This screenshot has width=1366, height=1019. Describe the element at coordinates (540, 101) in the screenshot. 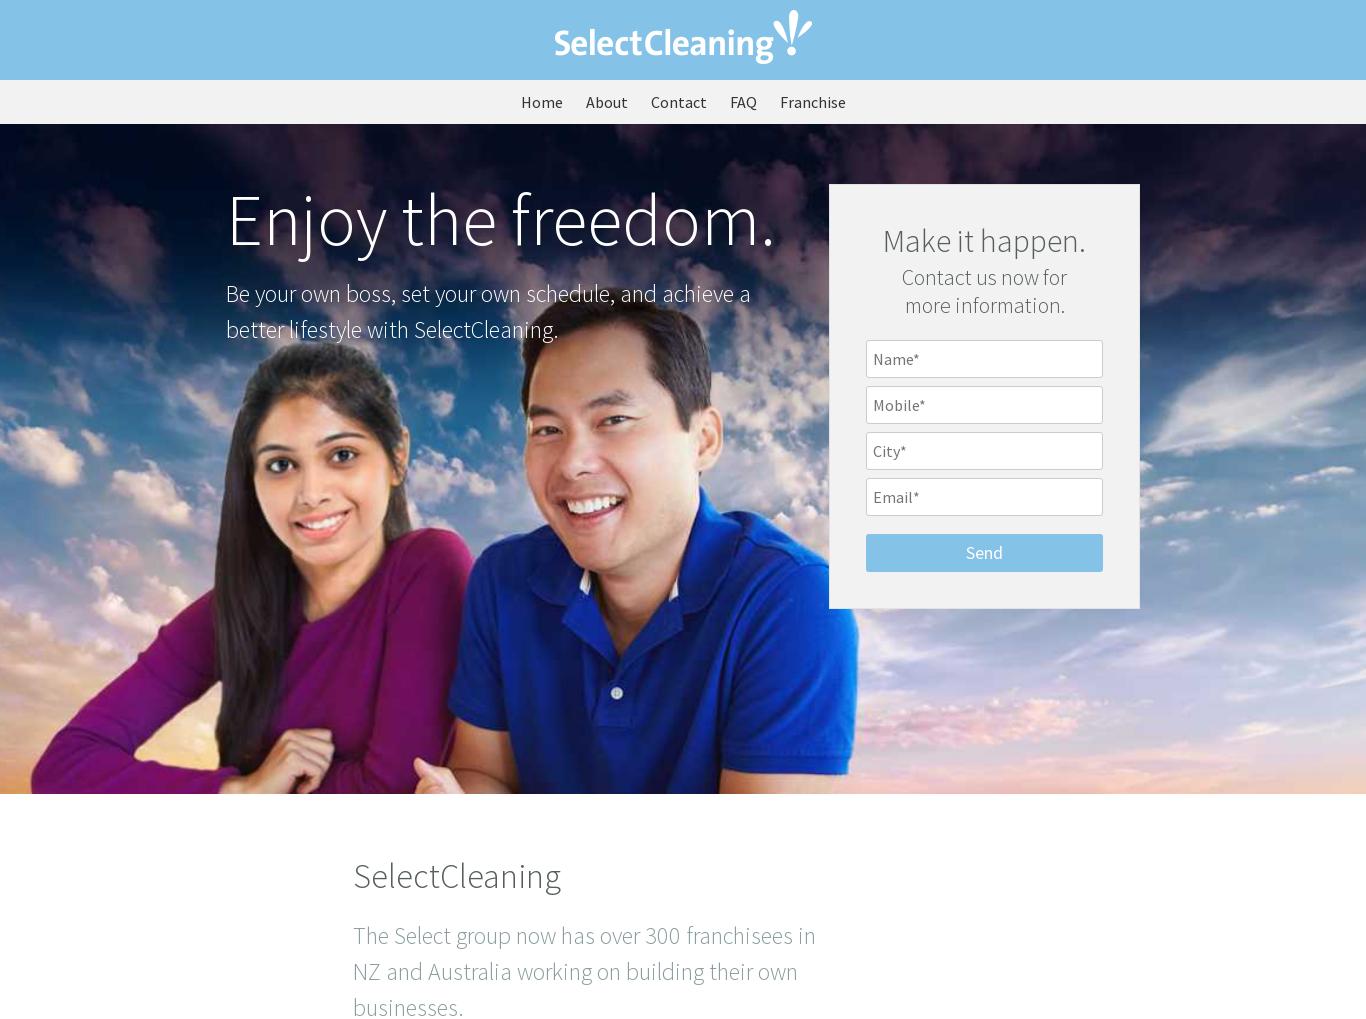

I see `'Home'` at that location.